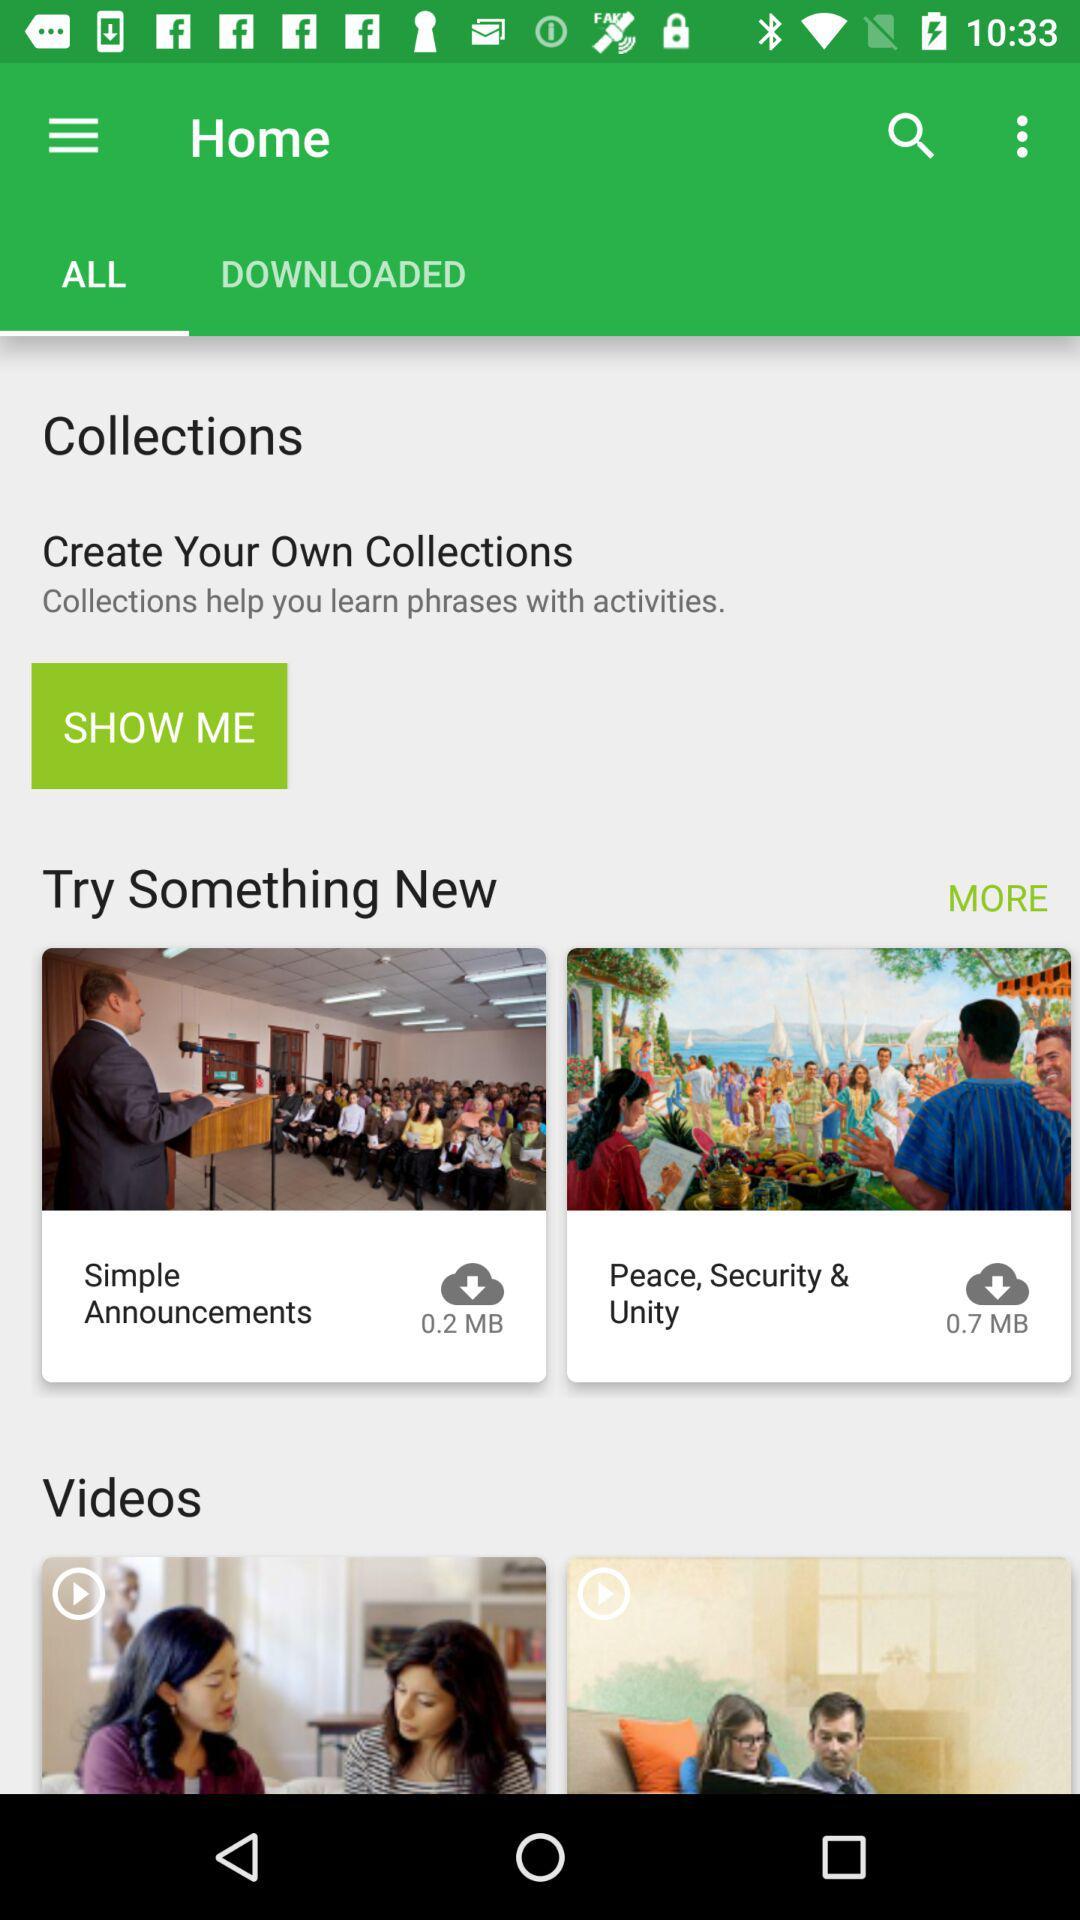 The height and width of the screenshot is (1920, 1080). I want to click on click on peace security and unity, so click(818, 1078).